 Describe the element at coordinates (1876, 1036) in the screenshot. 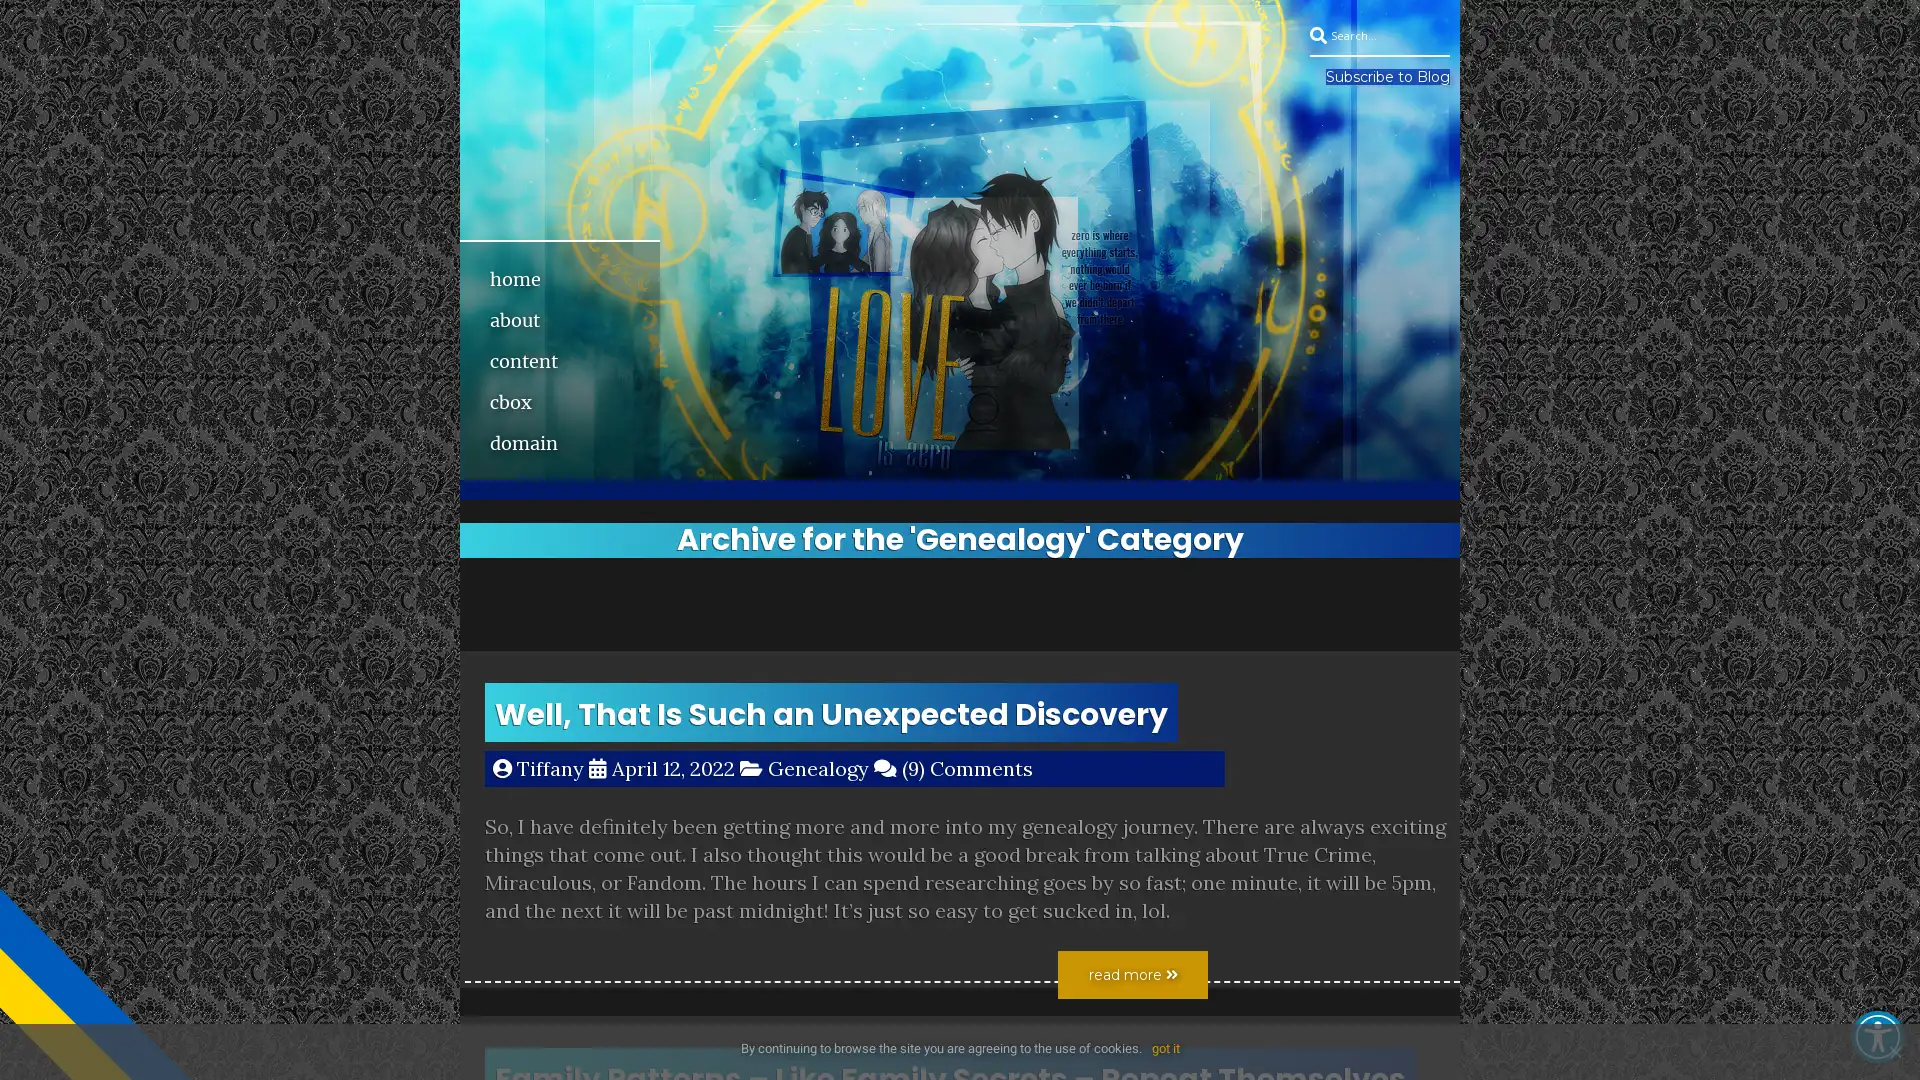

I see `Open Accessibility Toolbar` at that location.